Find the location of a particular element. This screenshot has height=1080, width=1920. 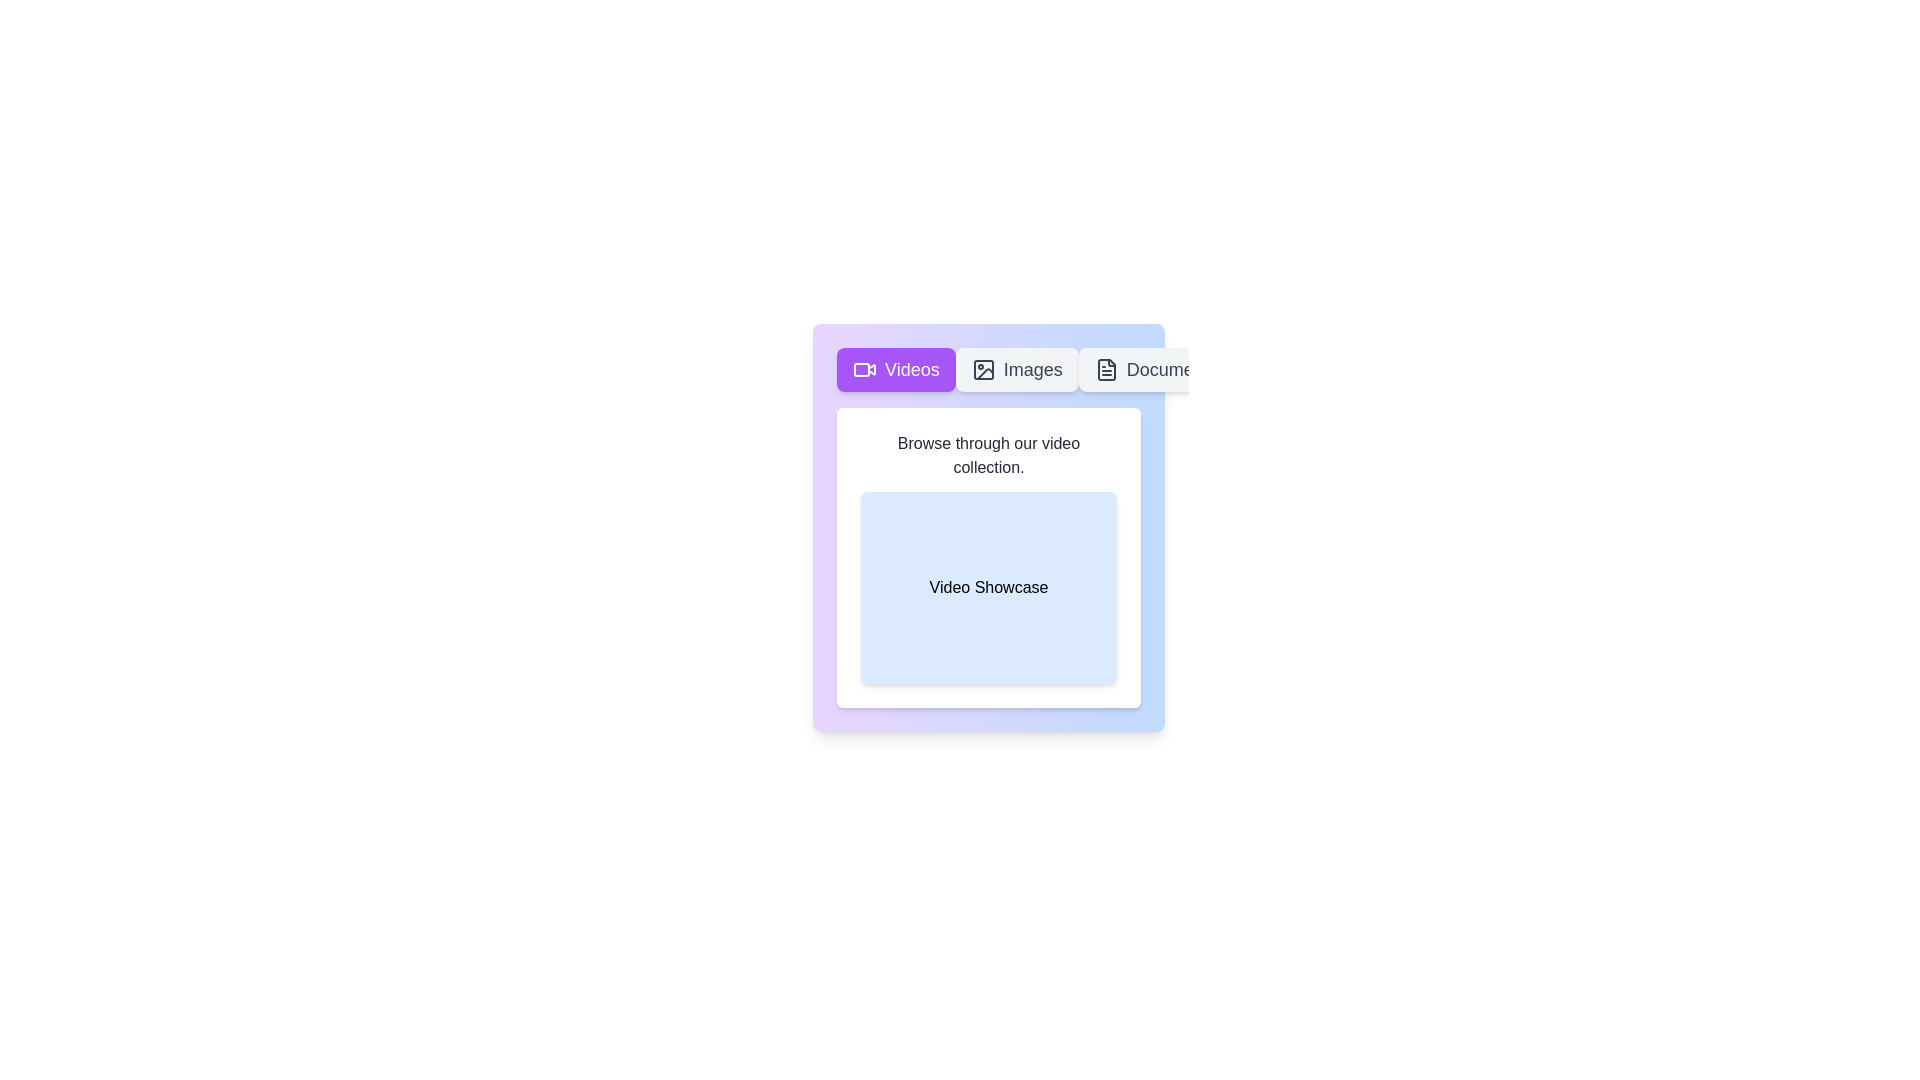

the 'Images' button icon, which is the second button from the left in the horizontal navigation bar at the top of the central card is located at coordinates (983, 370).